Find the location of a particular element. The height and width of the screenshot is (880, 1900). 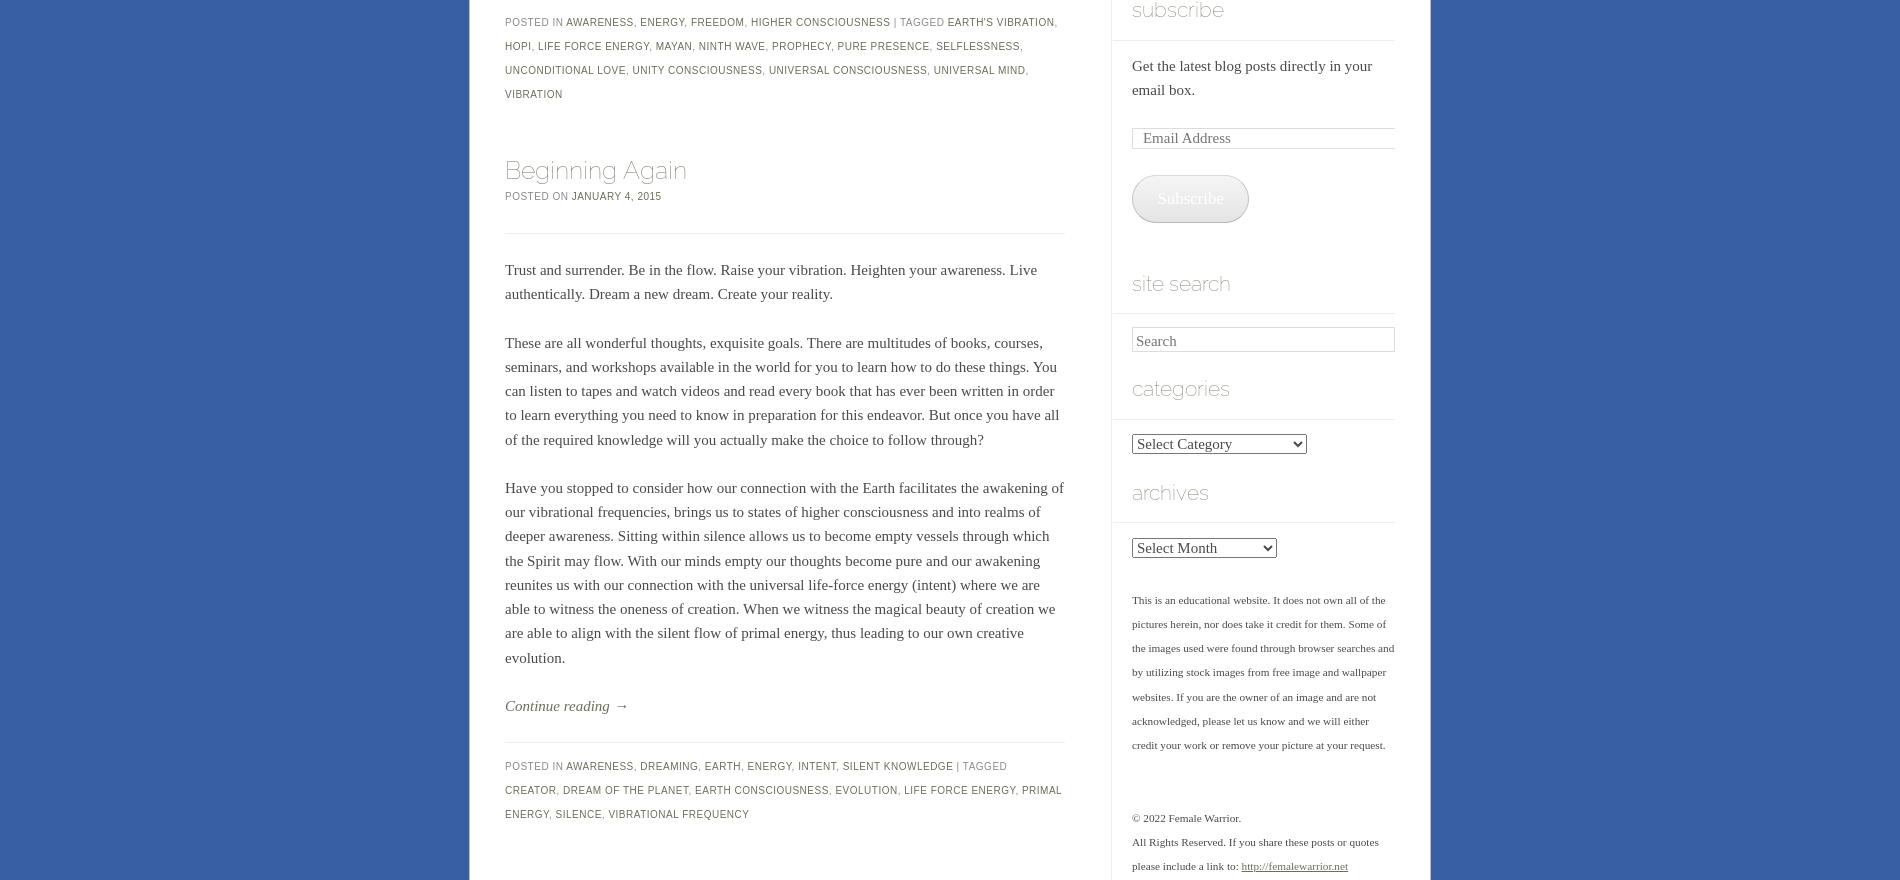

'ninth wave' is located at coordinates (730, 46).